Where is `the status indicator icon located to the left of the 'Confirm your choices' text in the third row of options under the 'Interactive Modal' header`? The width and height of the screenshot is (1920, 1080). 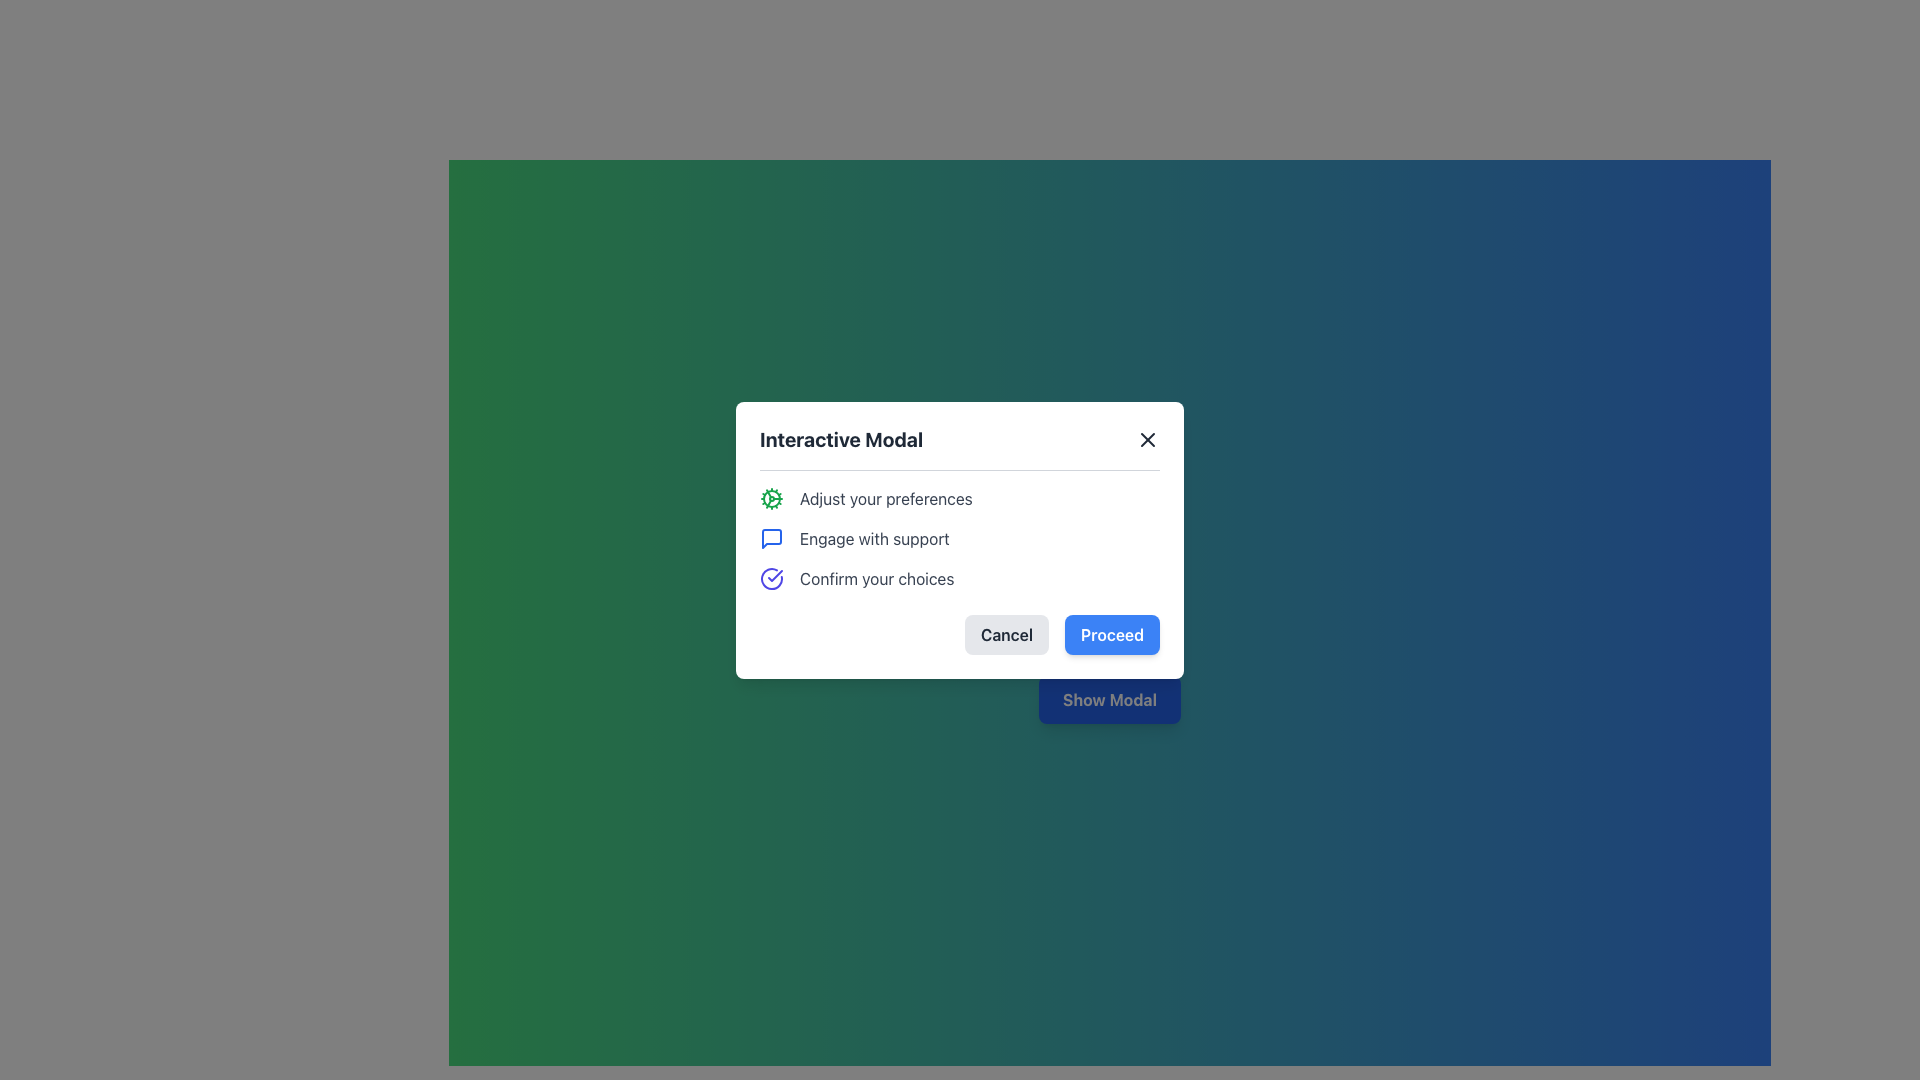 the status indicator icon located to the left of the 'Confirm your choices' text in the third row of options under the 'Interactive Modal' header is located at coordinates (771, 578).